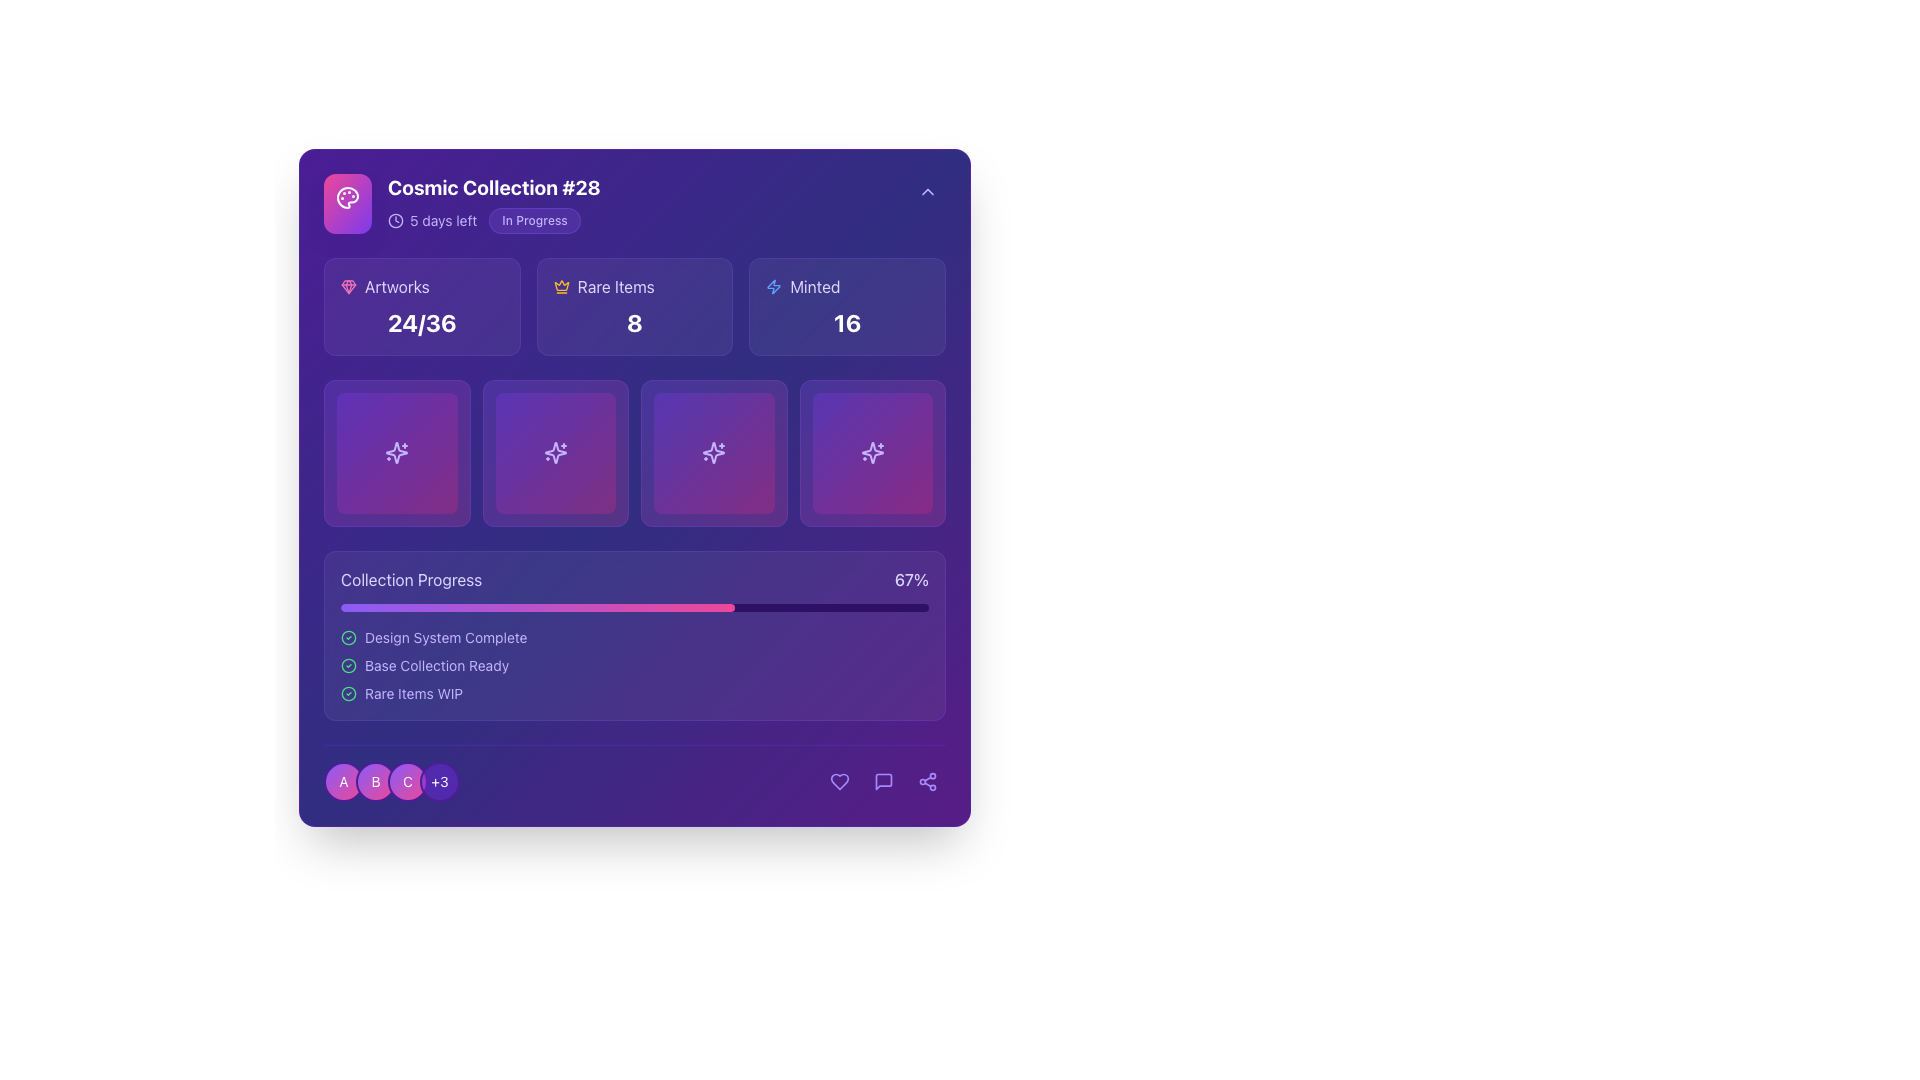  What do you see at coordinates (882, 780) in the screenshot?
I see `the purple message bubble icon button located in the bottom-right corner of the interface` at bounding box center [882, 780].